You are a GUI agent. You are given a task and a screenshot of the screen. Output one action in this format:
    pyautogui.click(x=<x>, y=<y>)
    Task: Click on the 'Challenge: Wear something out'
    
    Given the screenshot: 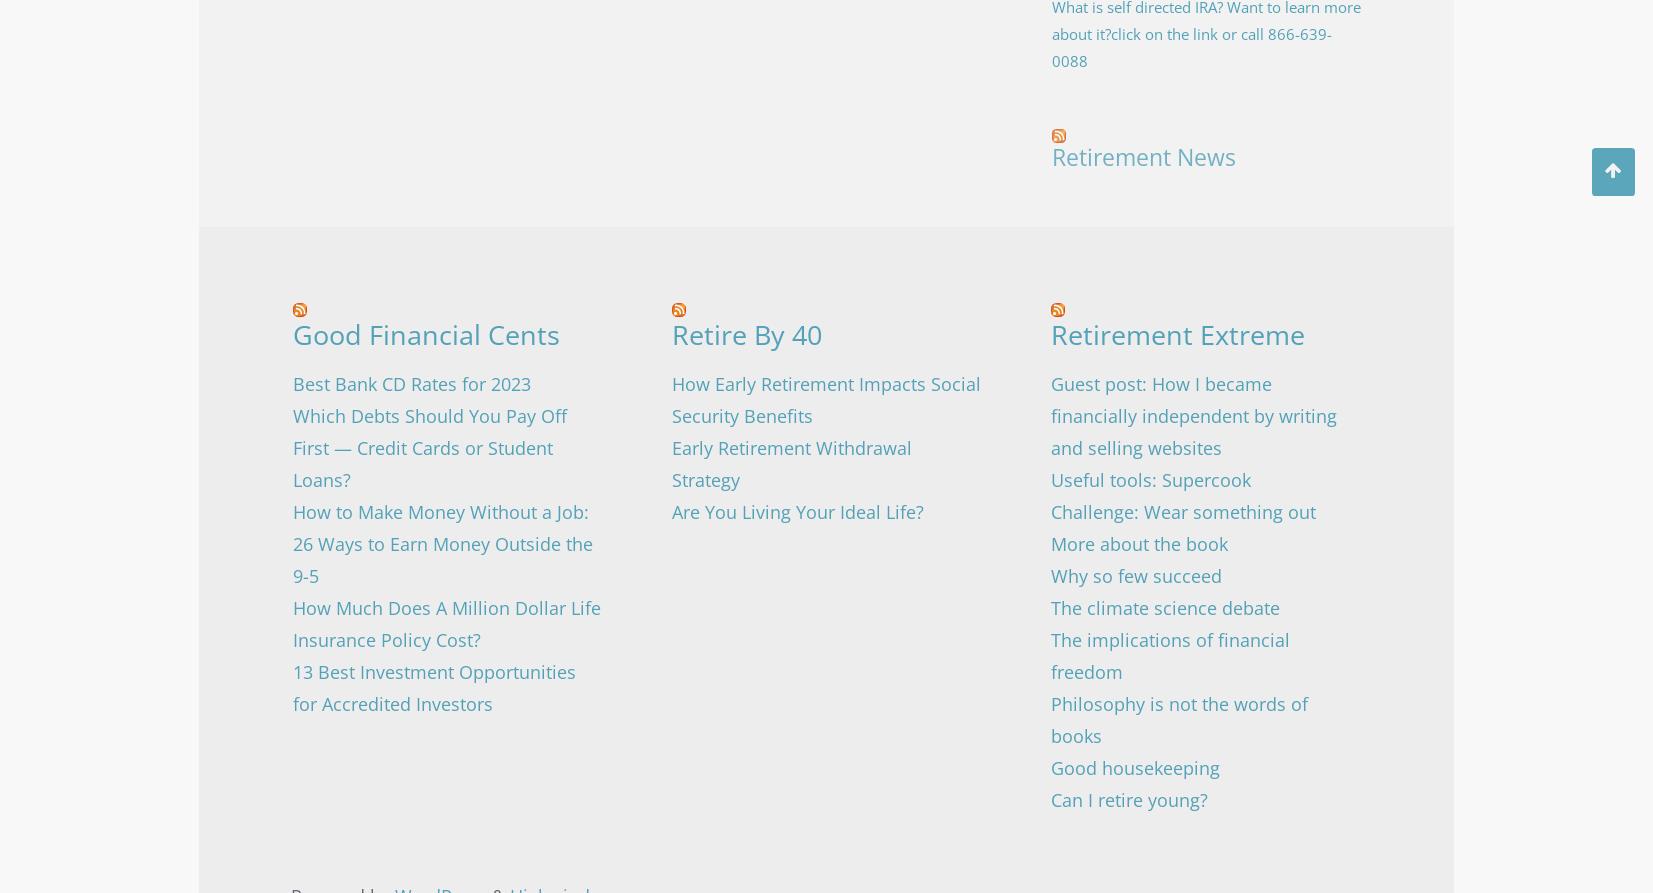 What is the action you would take?
    pyautogui.click(x=1182, y=510)
    